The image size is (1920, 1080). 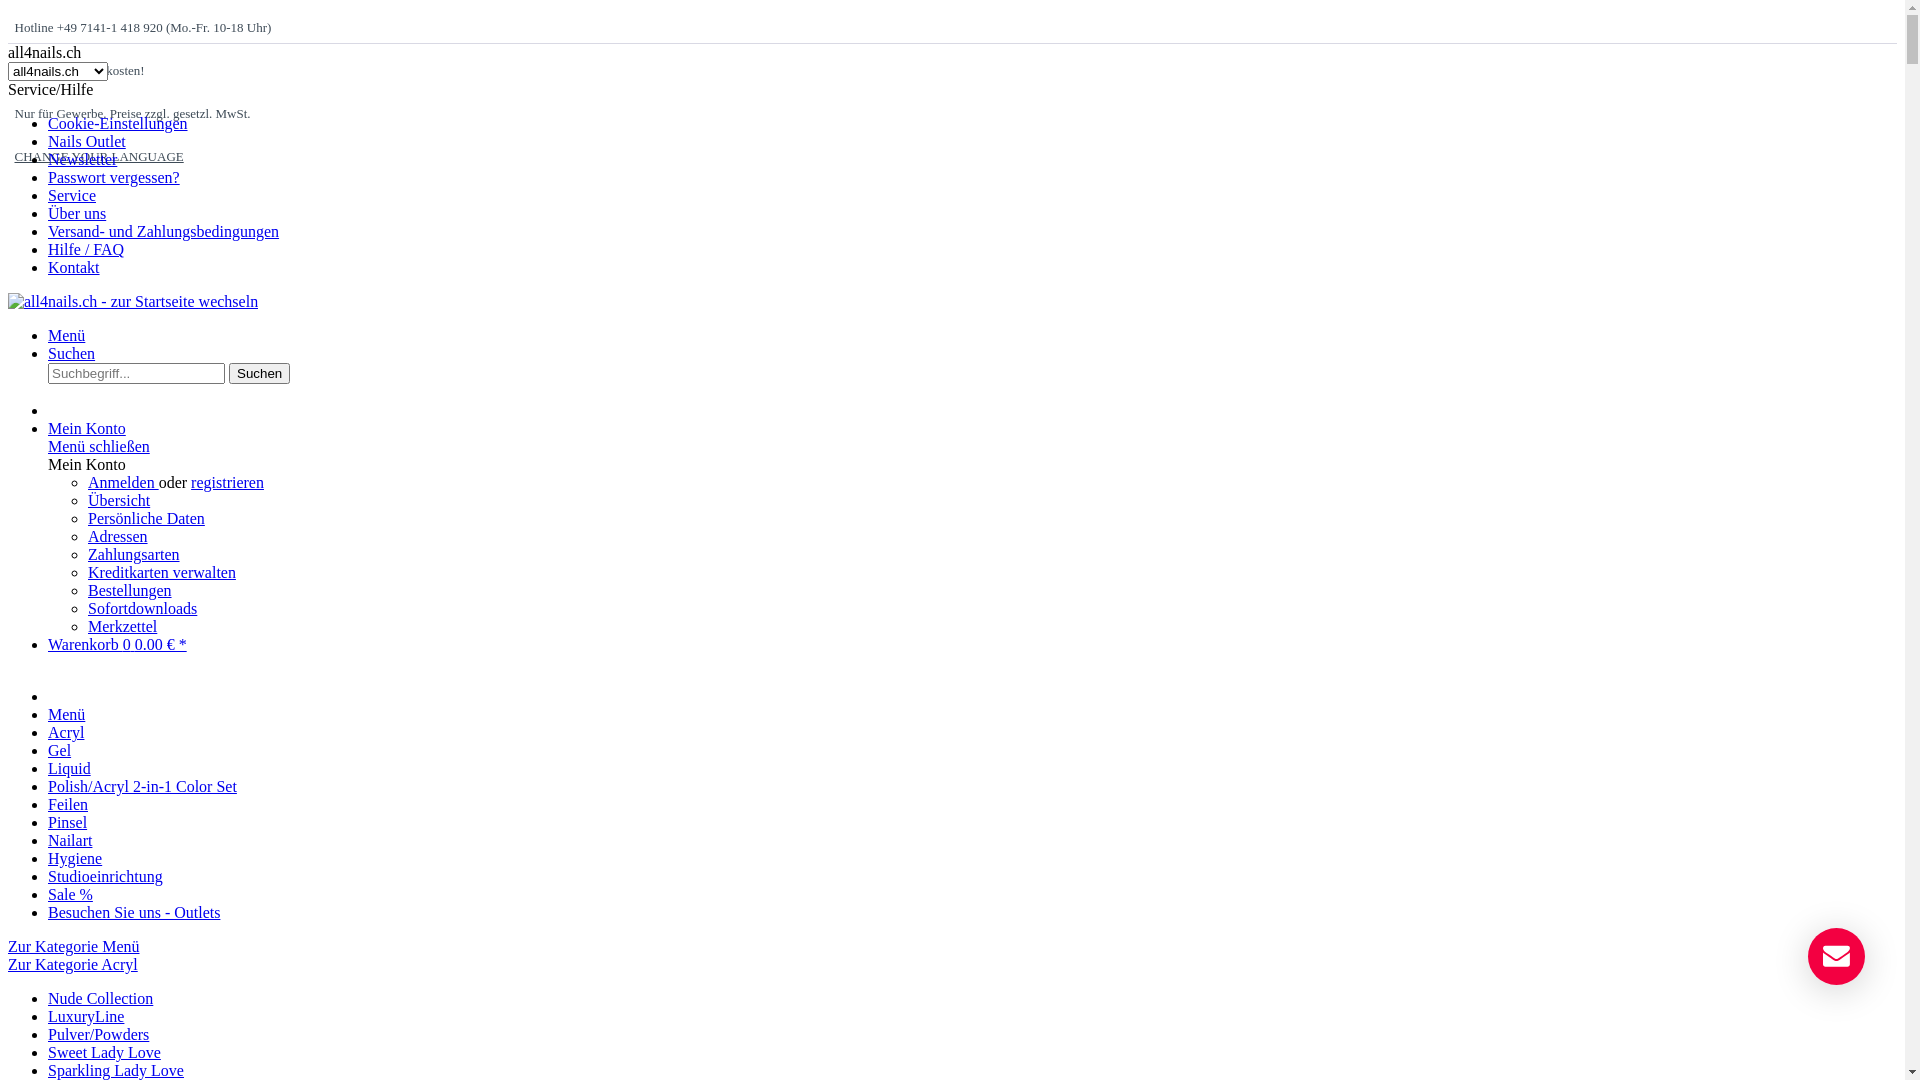 What do you see at coordinates (8, 963) in the screenshot?
I see `'Zur Kategorie Acryl'` at bounding box center [8, 963].